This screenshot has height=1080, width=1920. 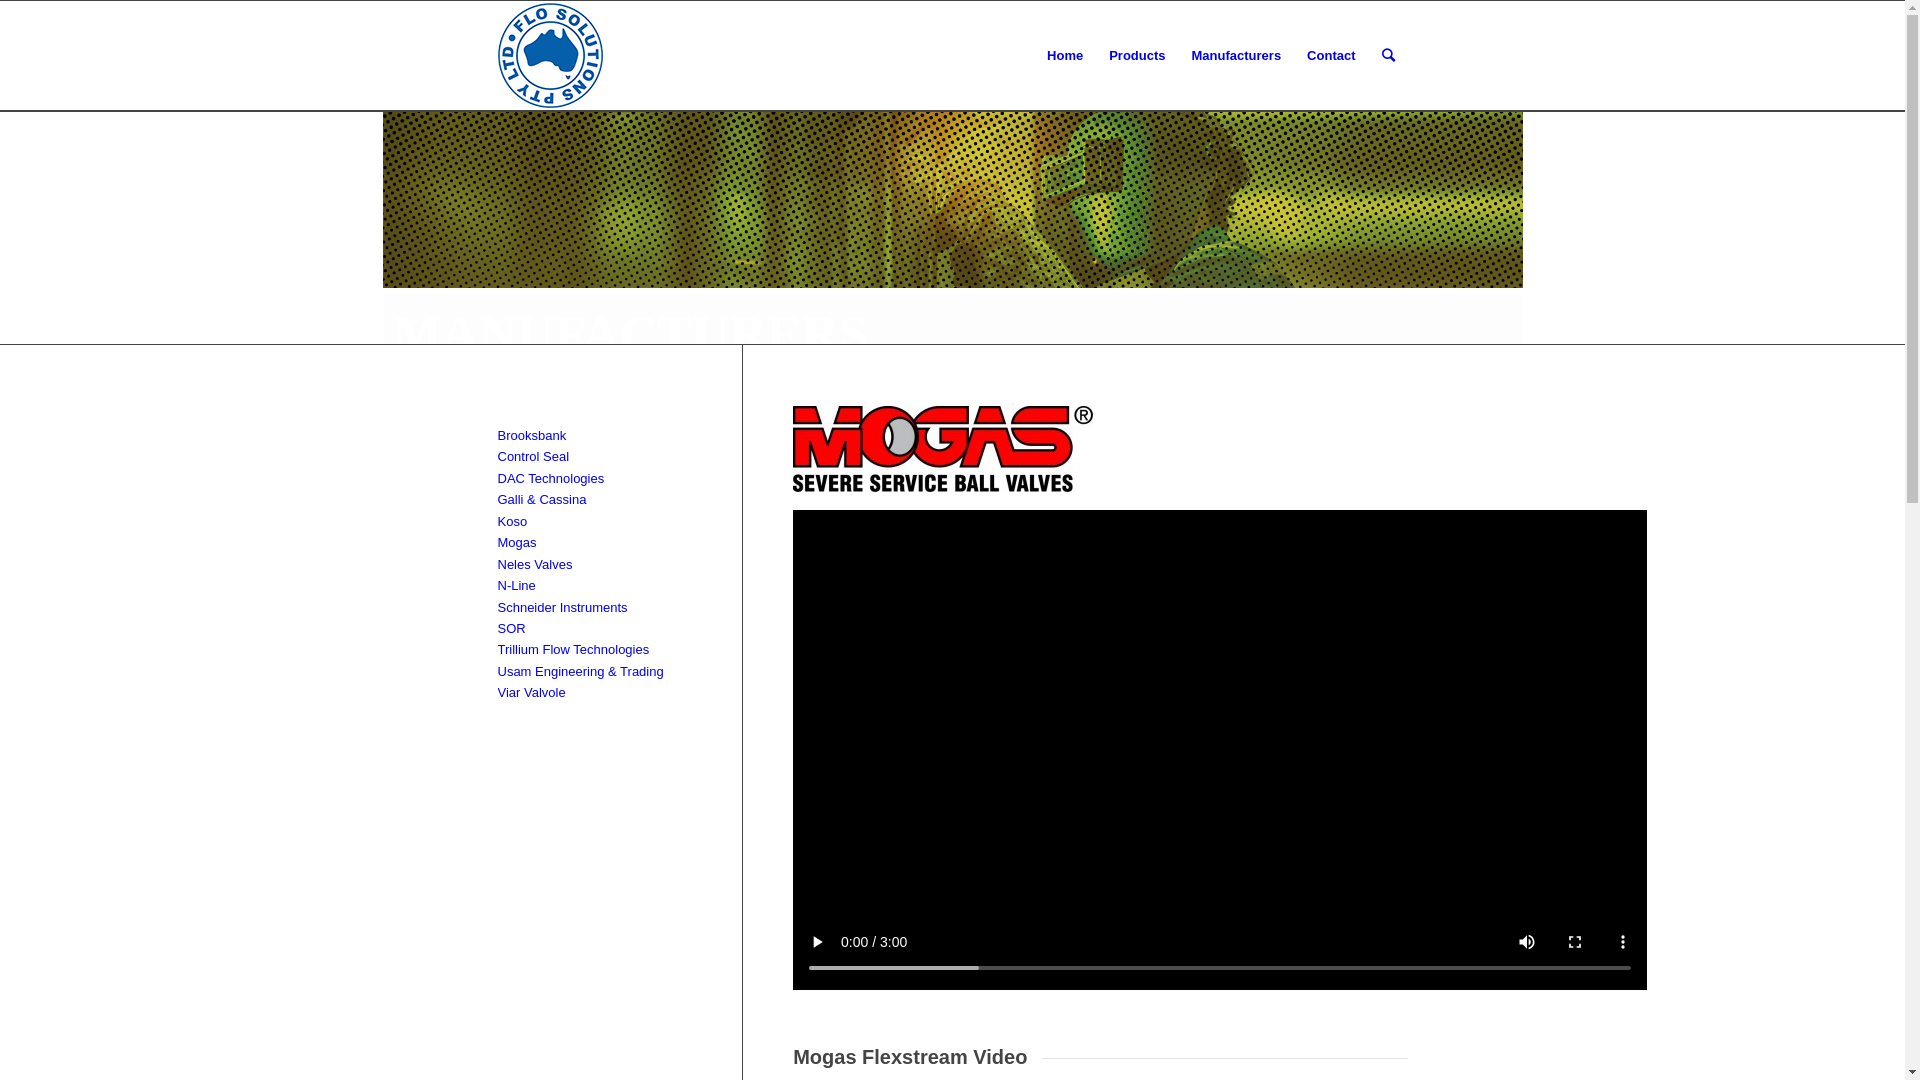 What do you see at coordinates (1236, 55) in the screenshot?
I see `'Manufacturers'` at bounding box center [1236, 55].